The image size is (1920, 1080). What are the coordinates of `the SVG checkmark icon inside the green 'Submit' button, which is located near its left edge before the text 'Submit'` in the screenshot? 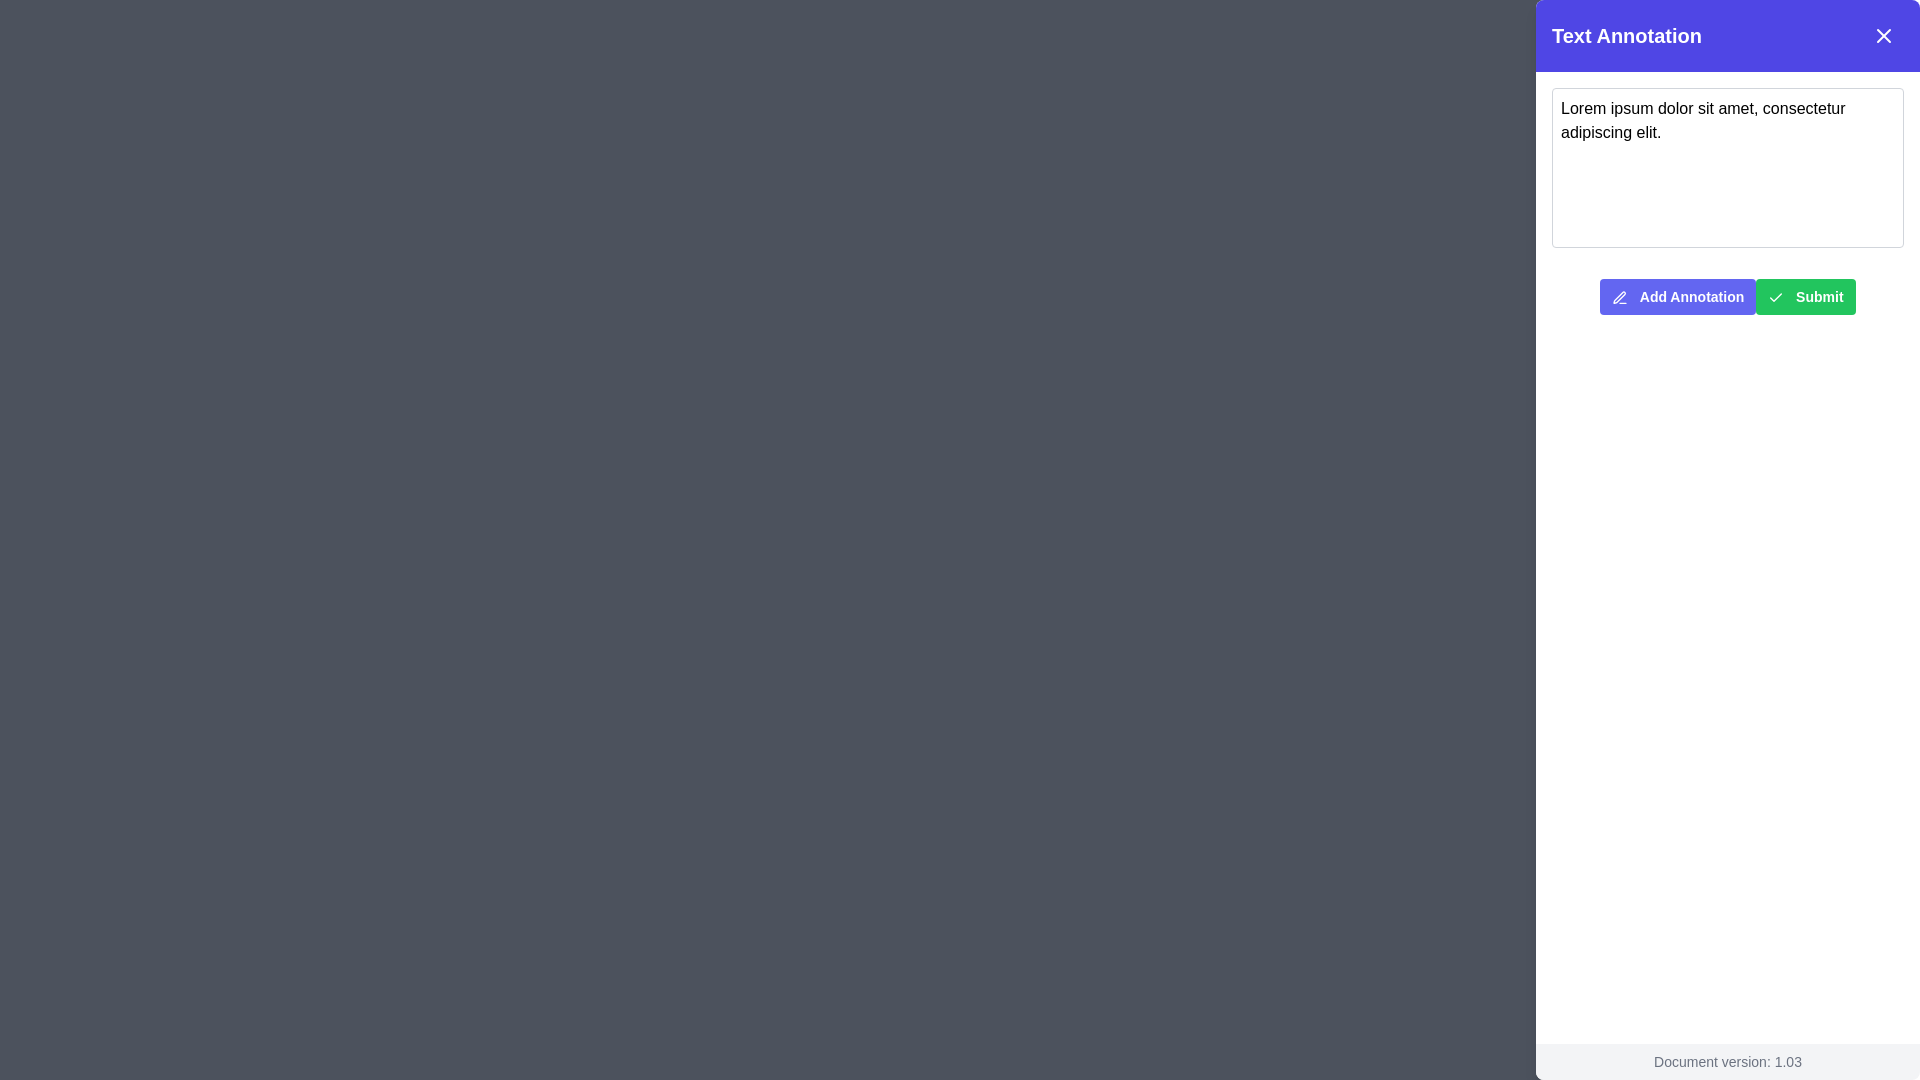 It's located at (1776, 298).